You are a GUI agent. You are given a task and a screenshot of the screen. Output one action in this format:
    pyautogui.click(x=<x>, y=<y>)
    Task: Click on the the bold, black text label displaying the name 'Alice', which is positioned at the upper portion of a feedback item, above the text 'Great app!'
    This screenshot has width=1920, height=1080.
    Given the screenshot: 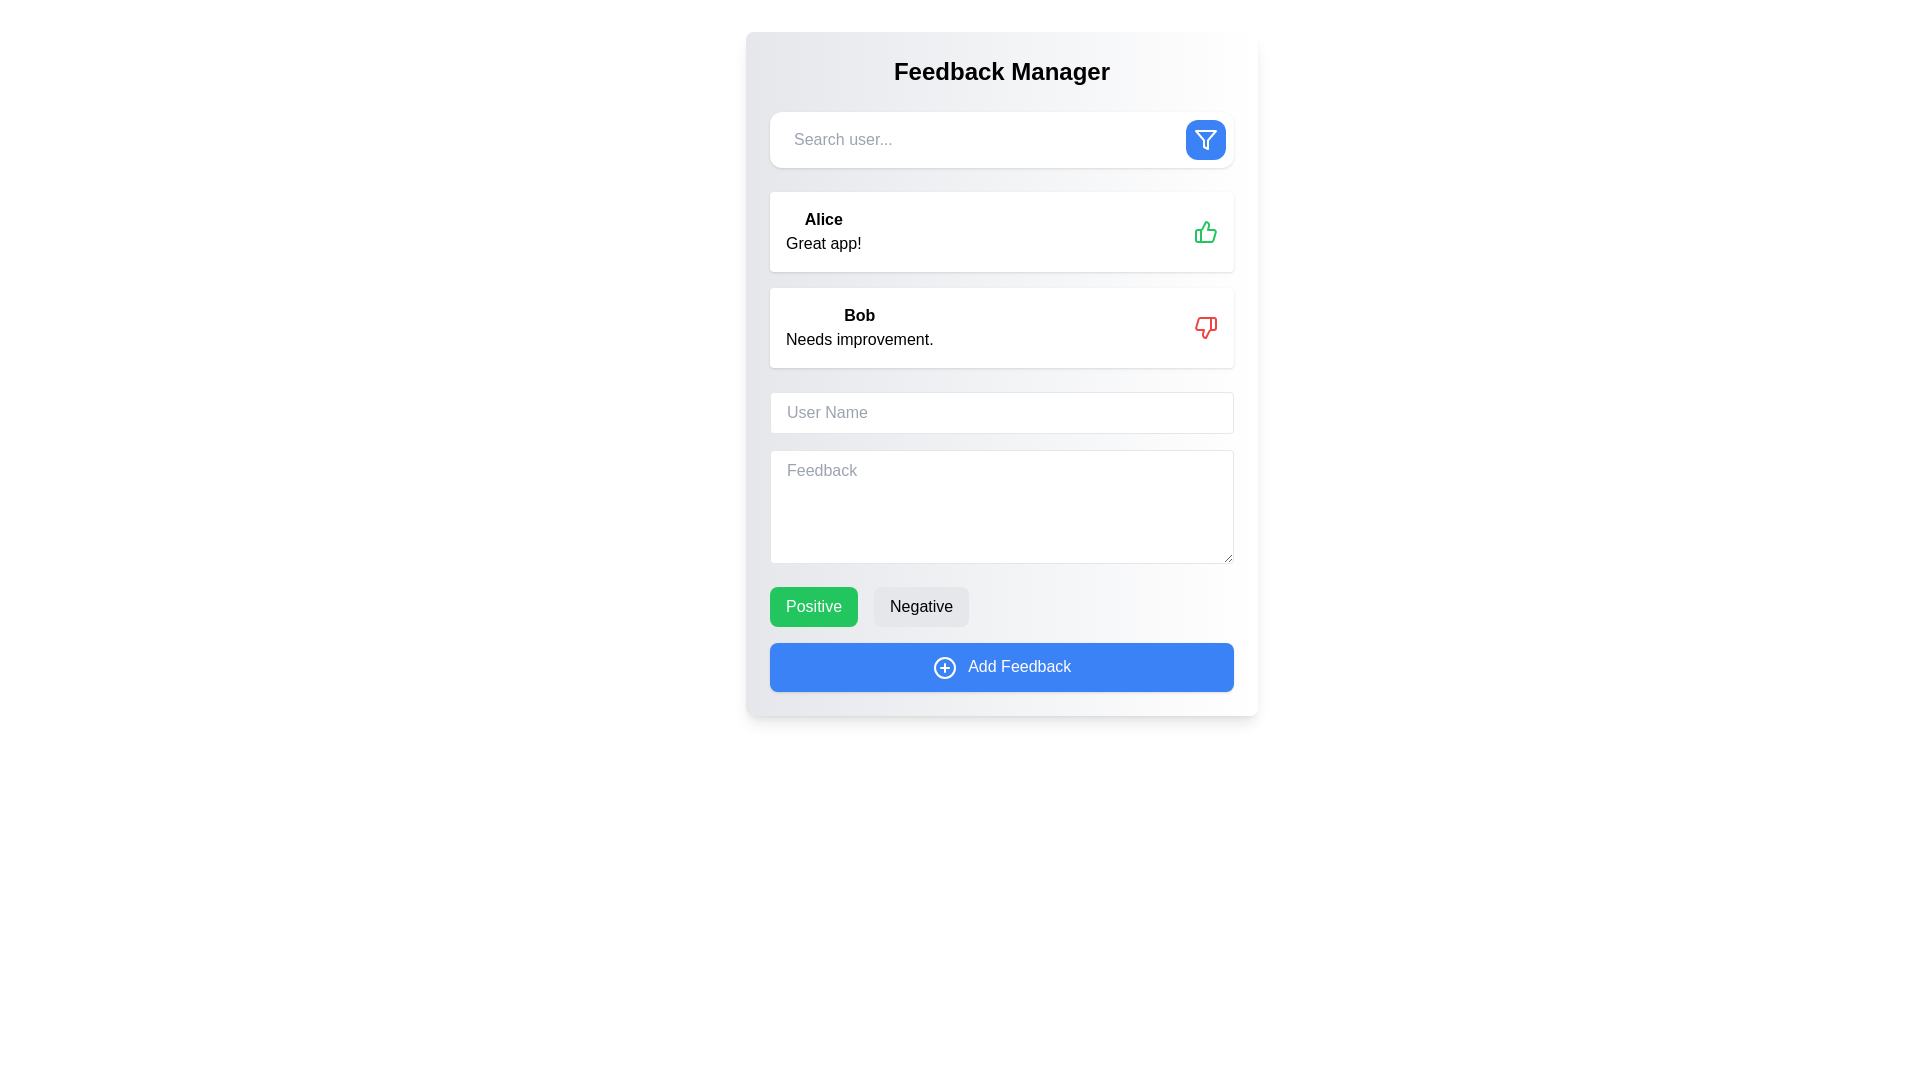 What is the action you would take?
    pyautogui.click(x=823, y=219)
    